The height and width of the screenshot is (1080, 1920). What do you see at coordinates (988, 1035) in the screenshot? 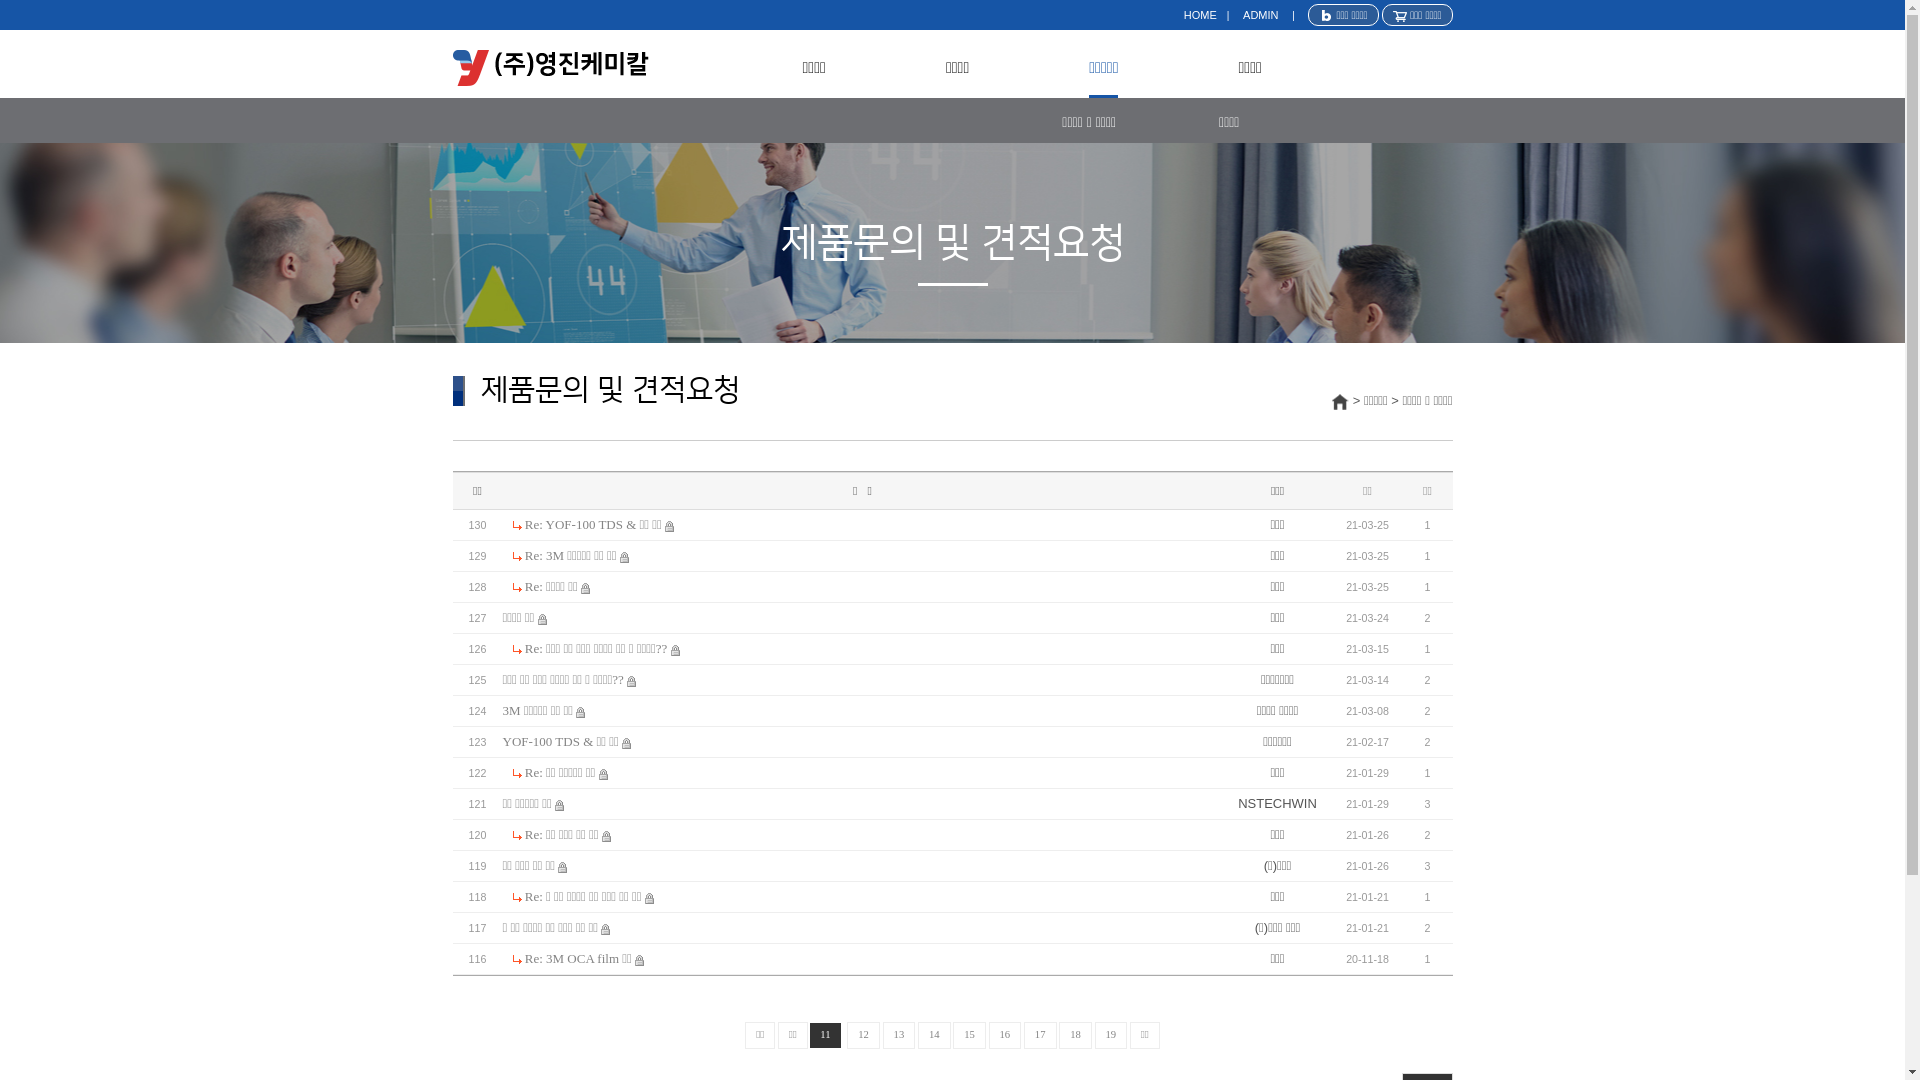
I see `'16'` at bounding box center [988, 1035].